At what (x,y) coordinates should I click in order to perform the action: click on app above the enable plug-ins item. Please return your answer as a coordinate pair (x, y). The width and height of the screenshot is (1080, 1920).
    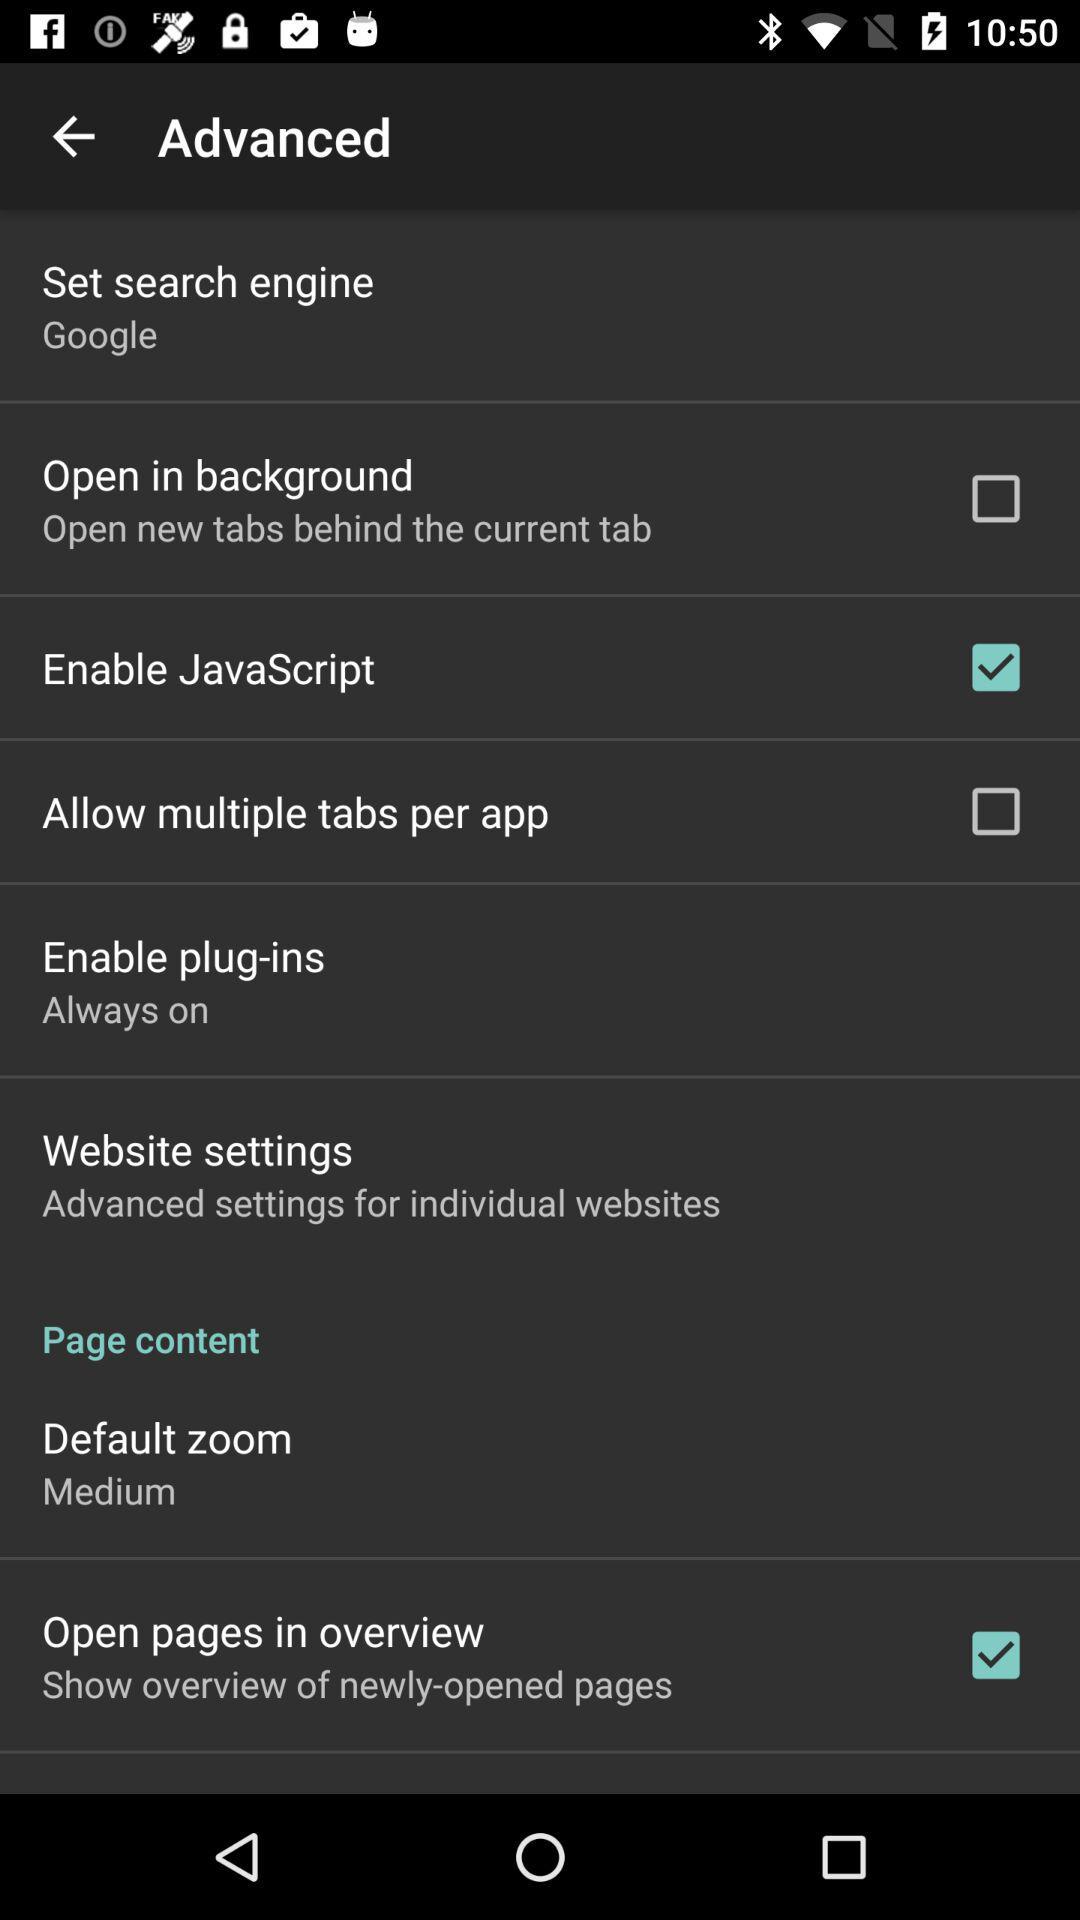
    Looking at the image, I should click on (295, 811).